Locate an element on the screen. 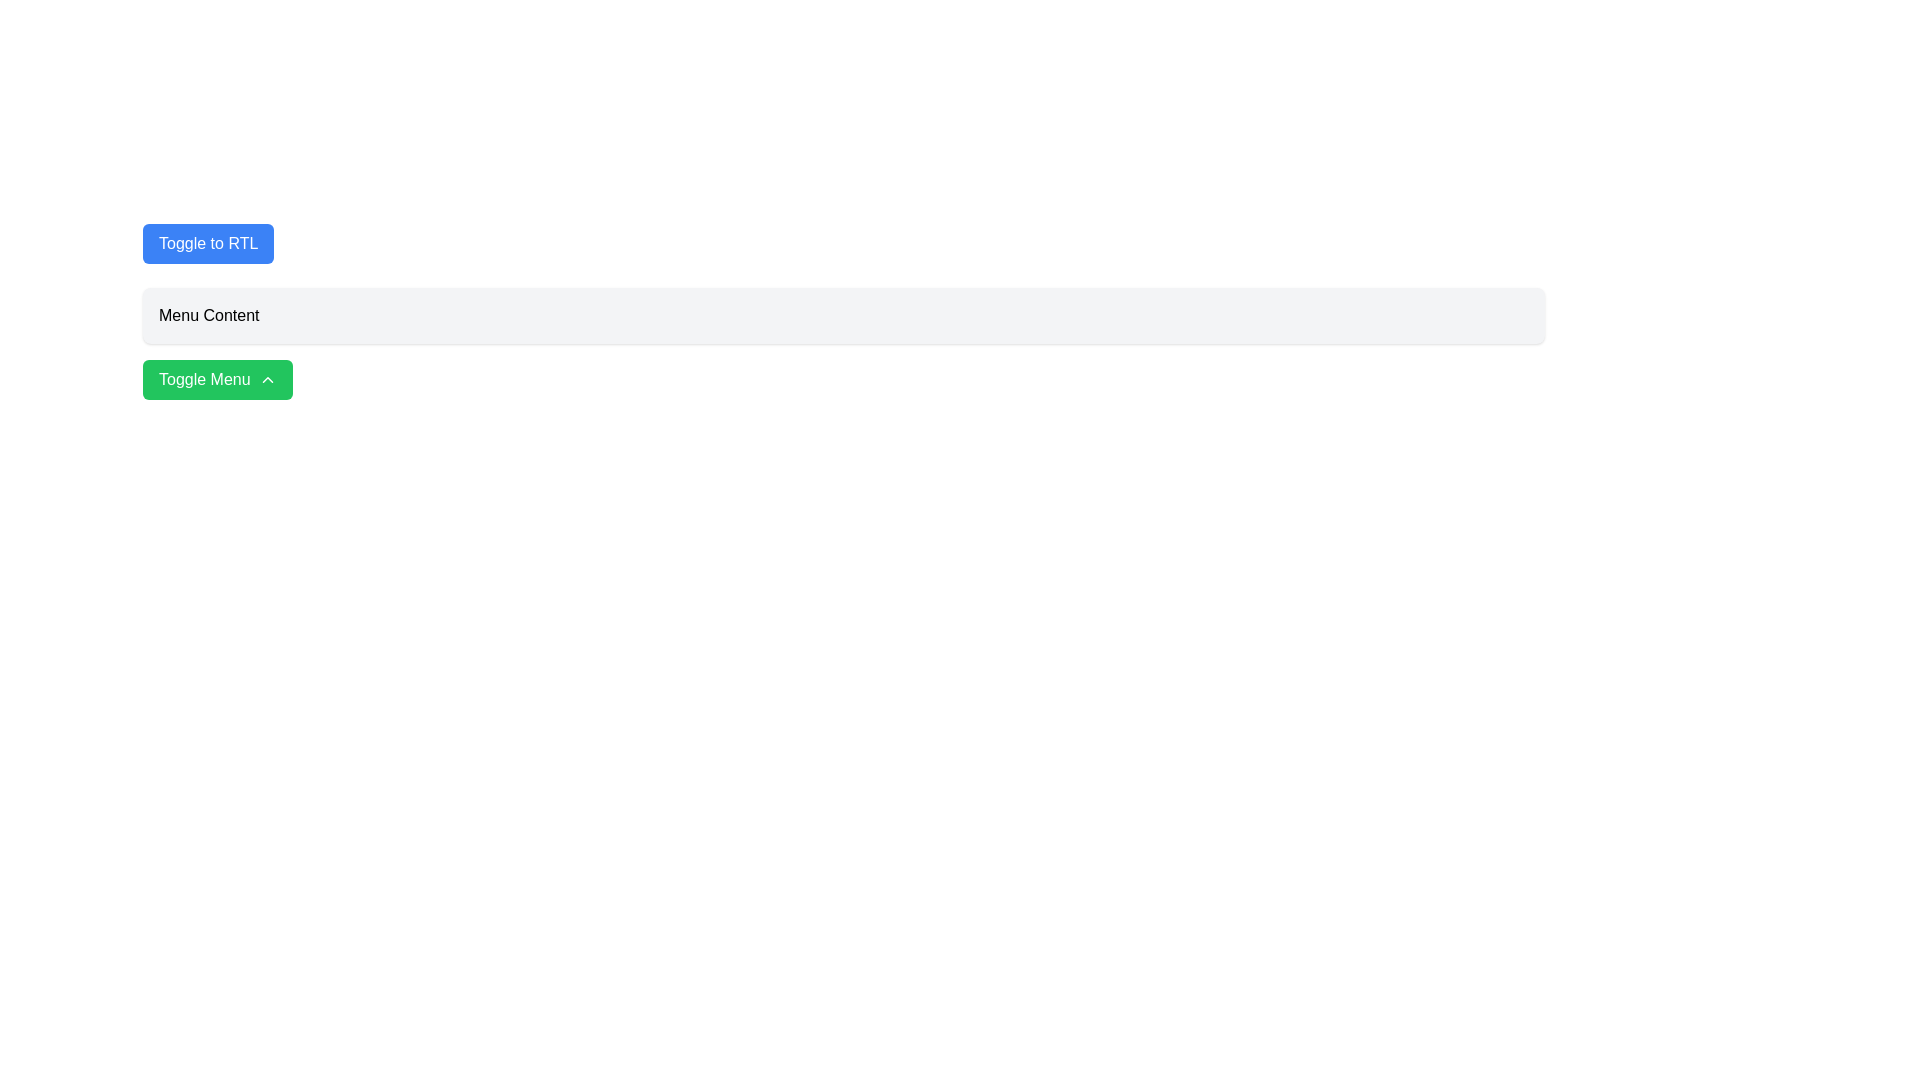  the green rounded button labeled 'Toggle Menu' is located at coordinates (217, 380).